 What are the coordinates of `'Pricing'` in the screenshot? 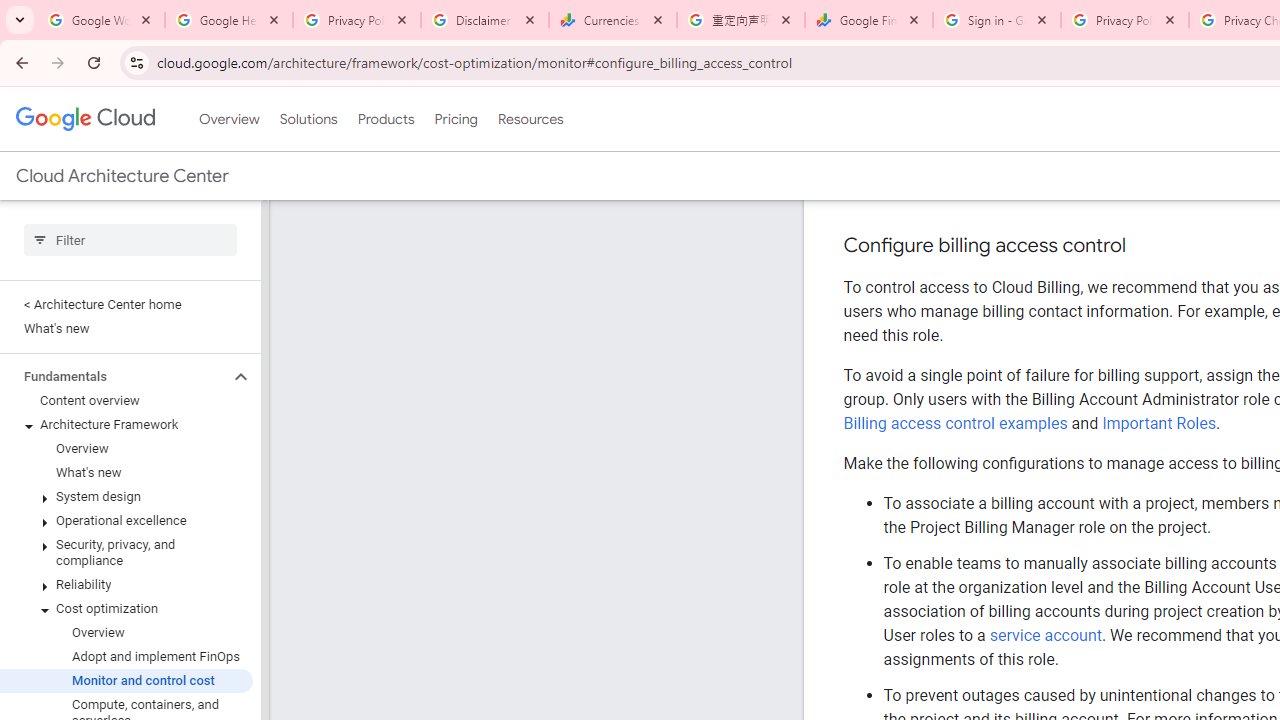 It's located at (454, 119).